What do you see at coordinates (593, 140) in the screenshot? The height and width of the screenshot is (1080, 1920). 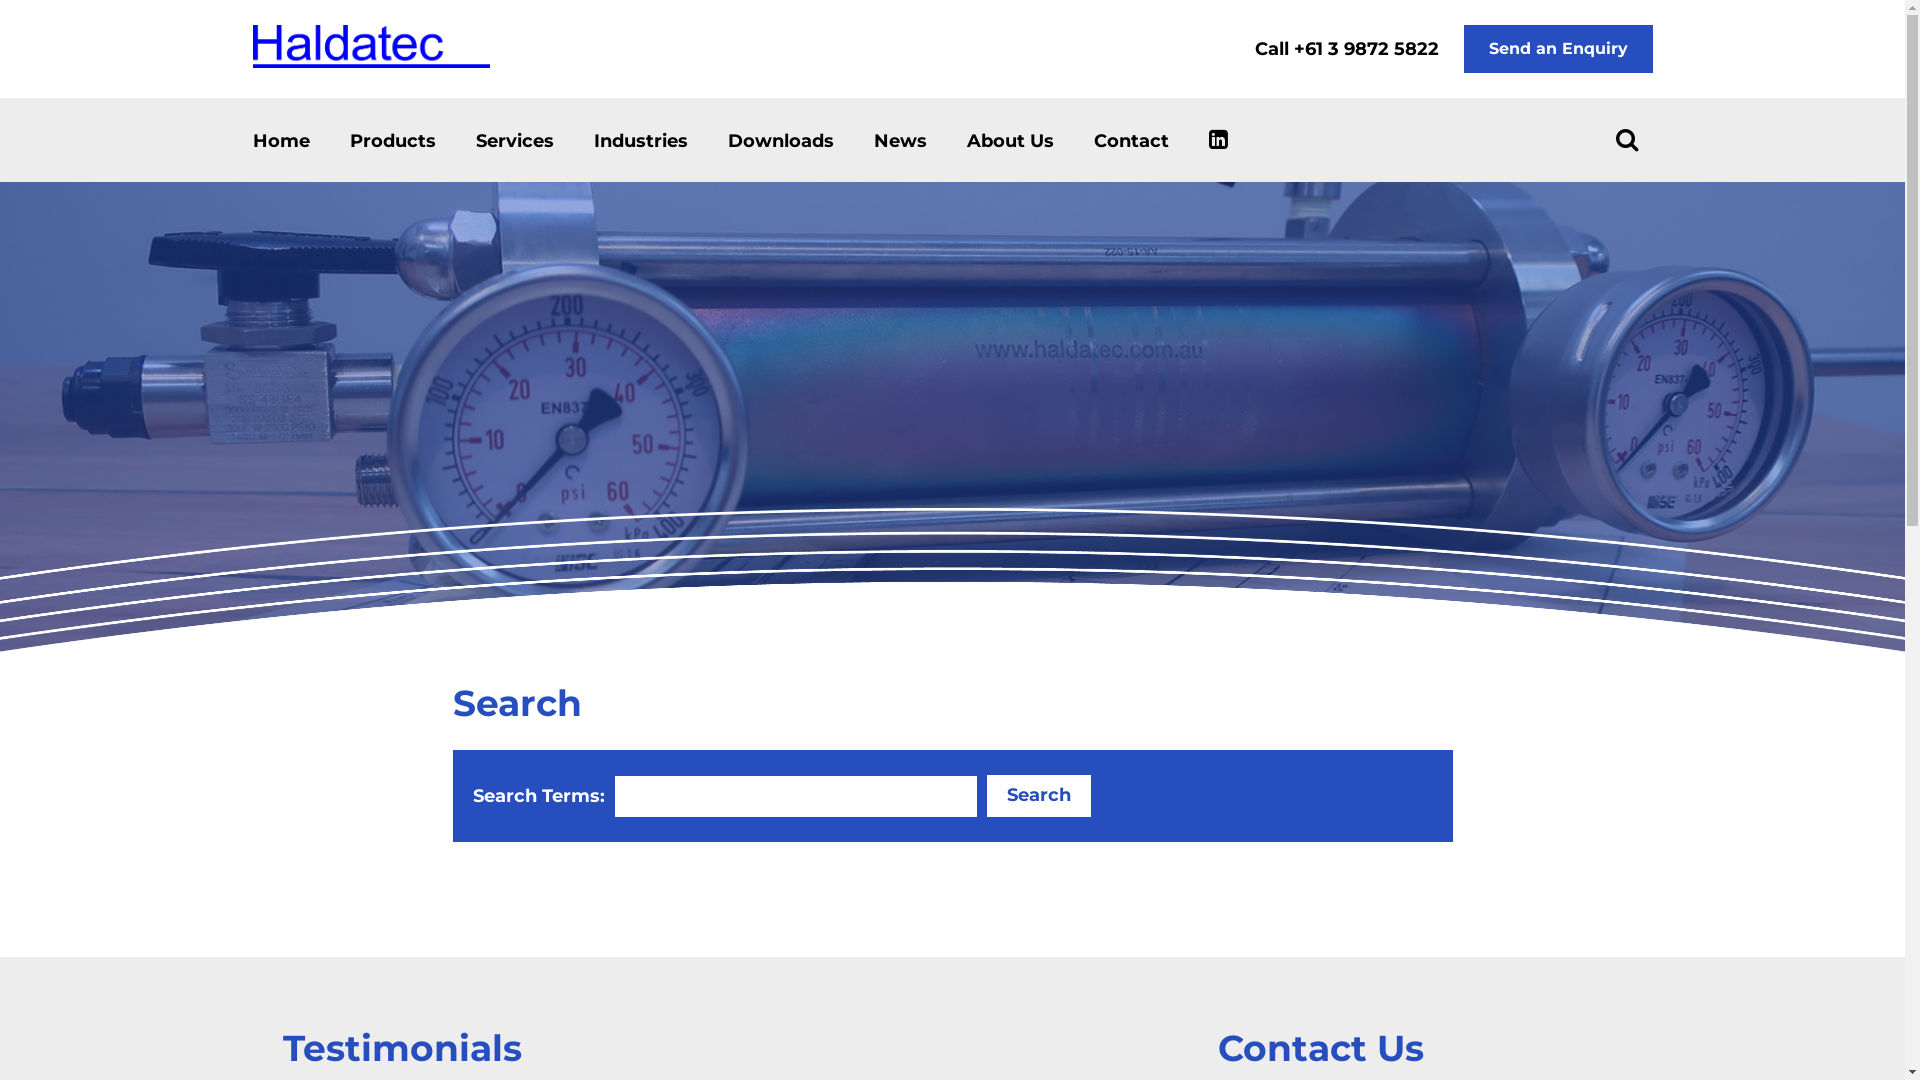 I see `'Industries'` at bounding box center [593, 140].